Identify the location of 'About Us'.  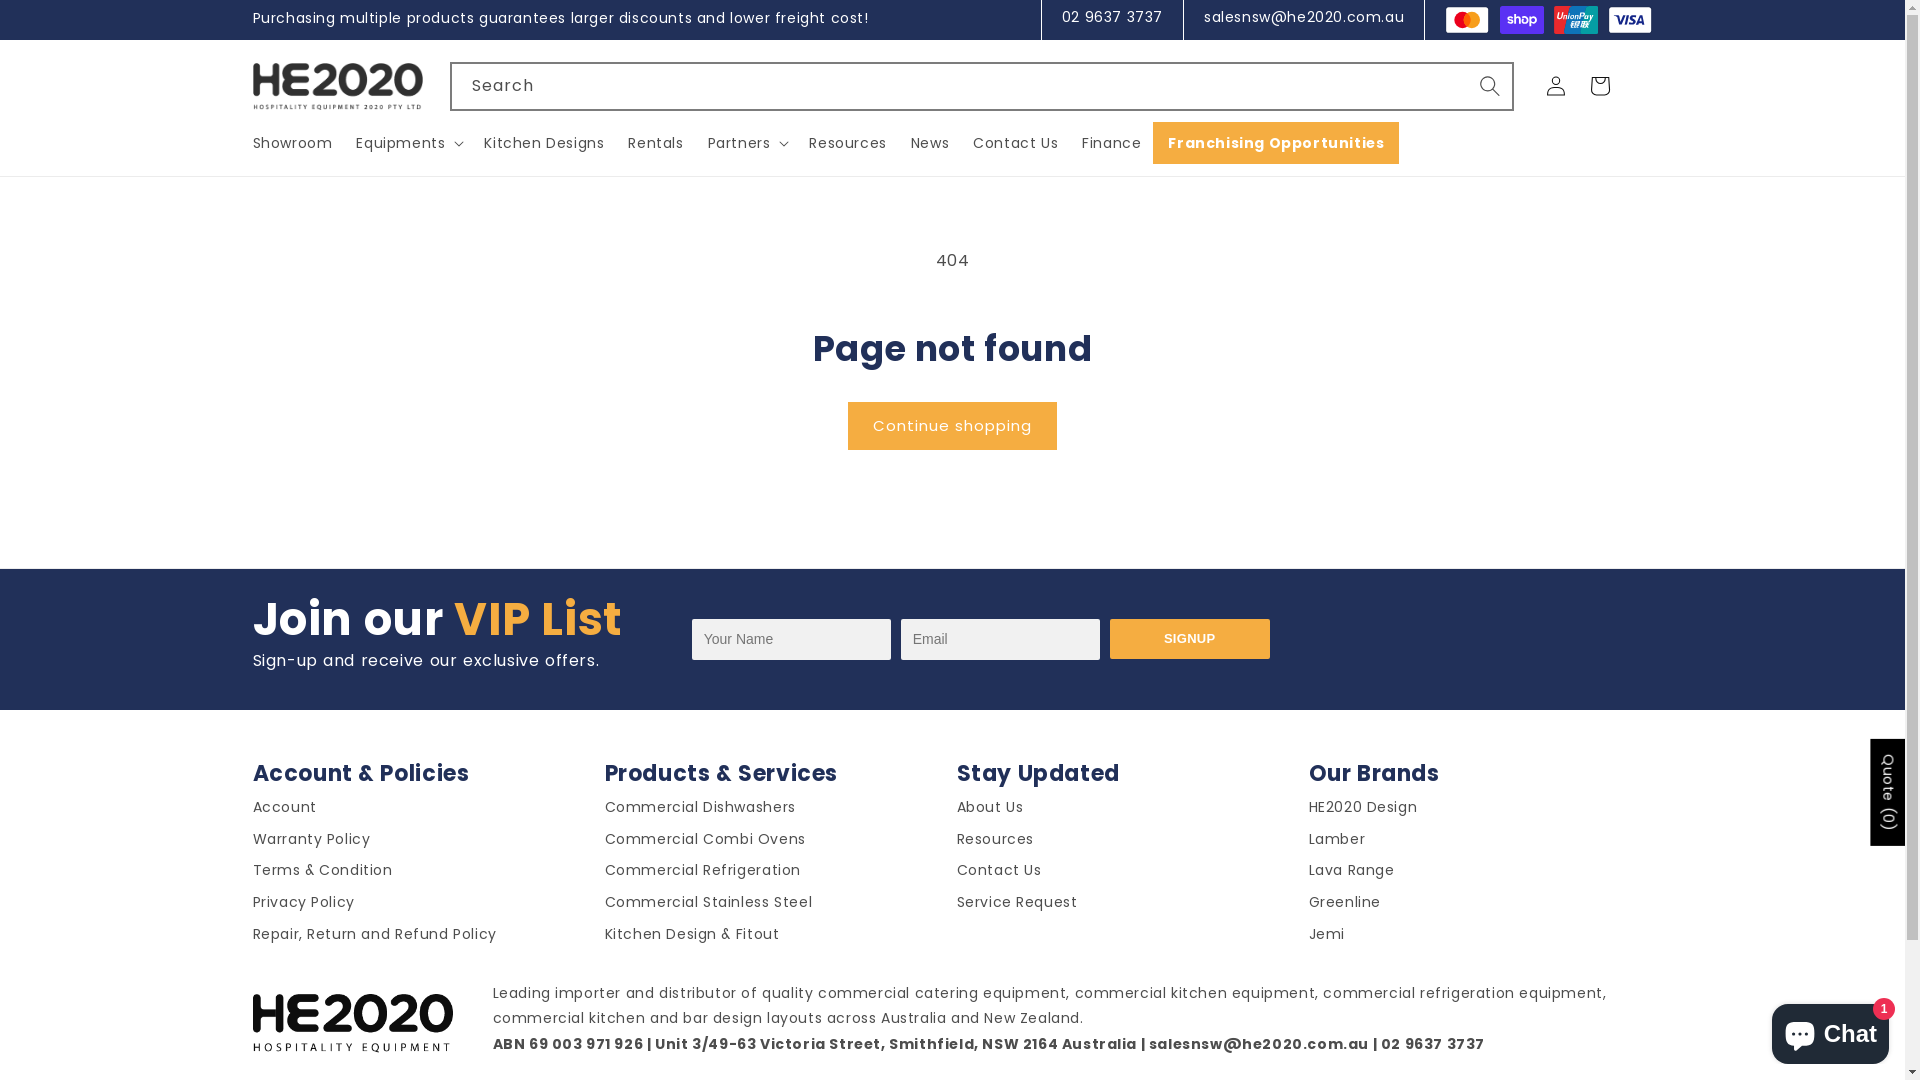
(989, 811).